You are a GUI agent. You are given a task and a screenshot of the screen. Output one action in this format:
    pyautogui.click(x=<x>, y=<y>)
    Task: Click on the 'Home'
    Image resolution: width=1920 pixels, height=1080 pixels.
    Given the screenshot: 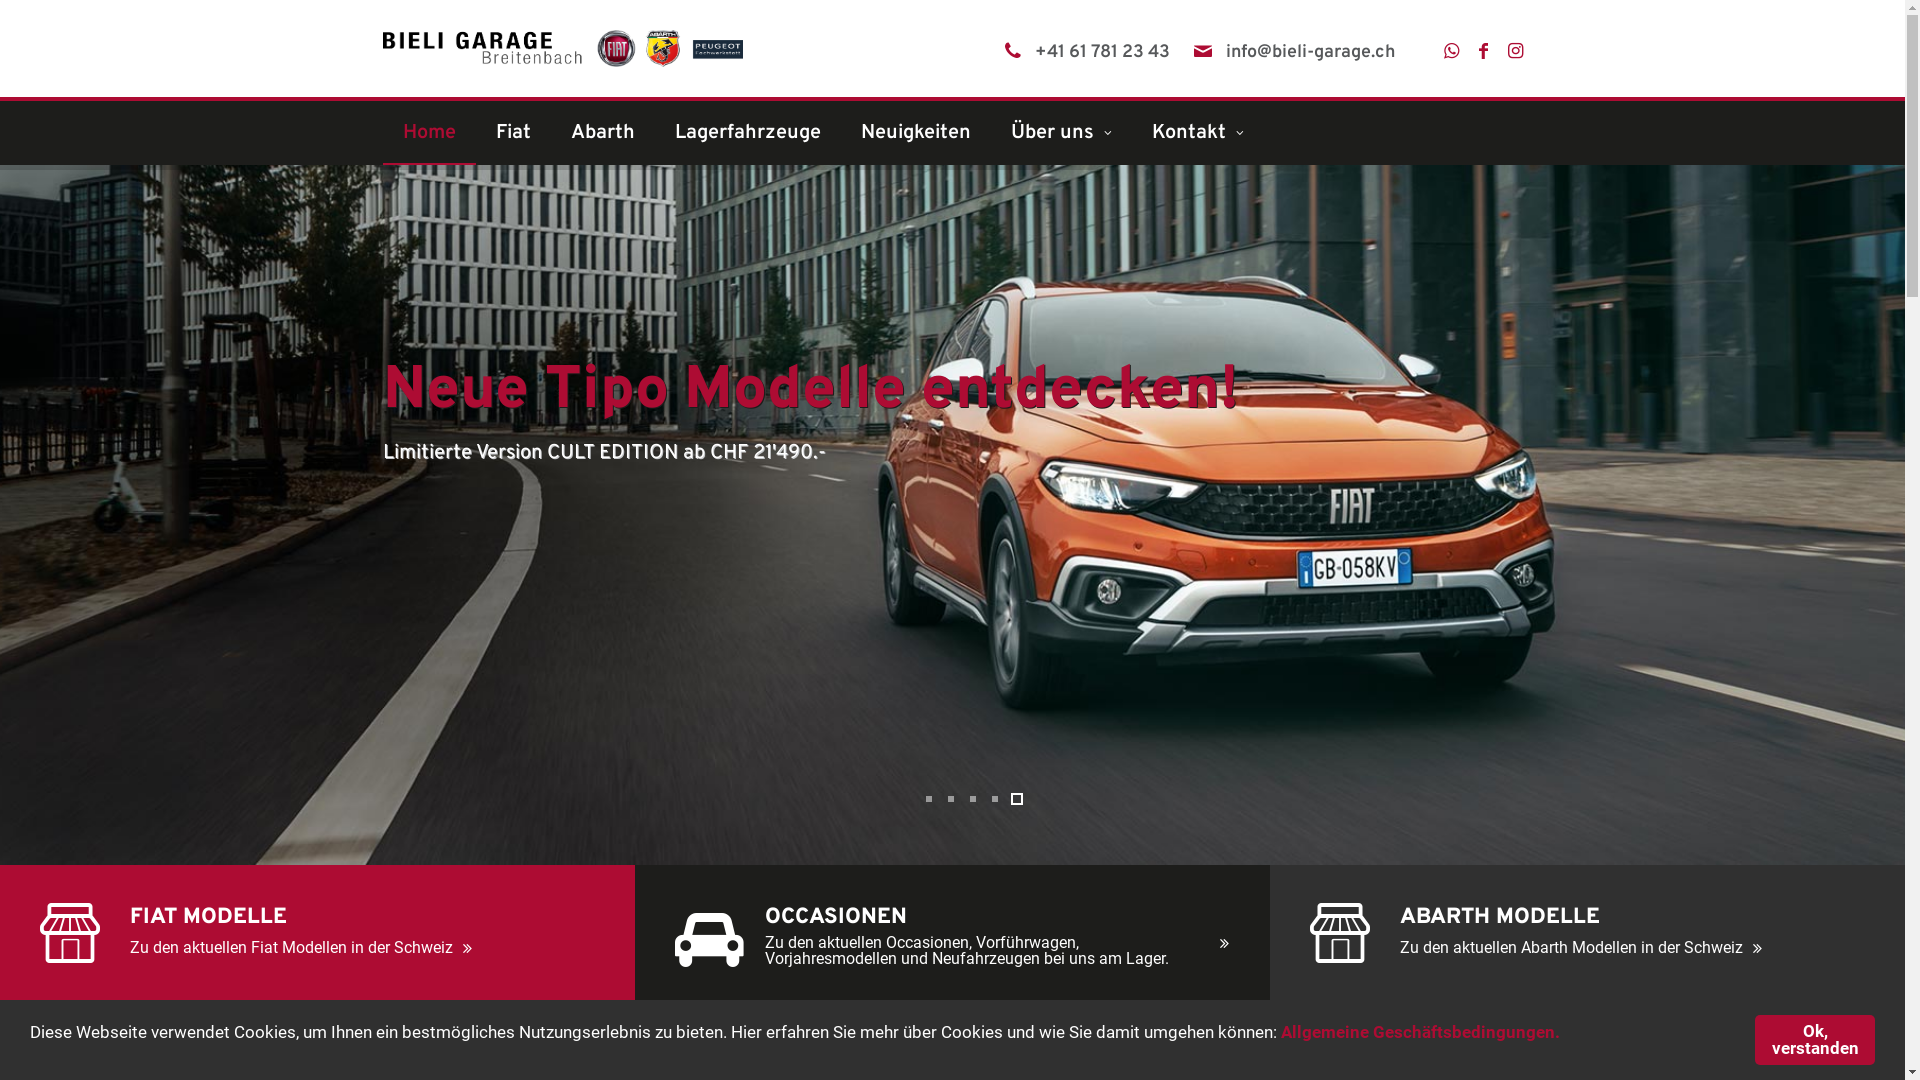 What is the action you would take?
    pyautogui.click(x=427, y=132)
    